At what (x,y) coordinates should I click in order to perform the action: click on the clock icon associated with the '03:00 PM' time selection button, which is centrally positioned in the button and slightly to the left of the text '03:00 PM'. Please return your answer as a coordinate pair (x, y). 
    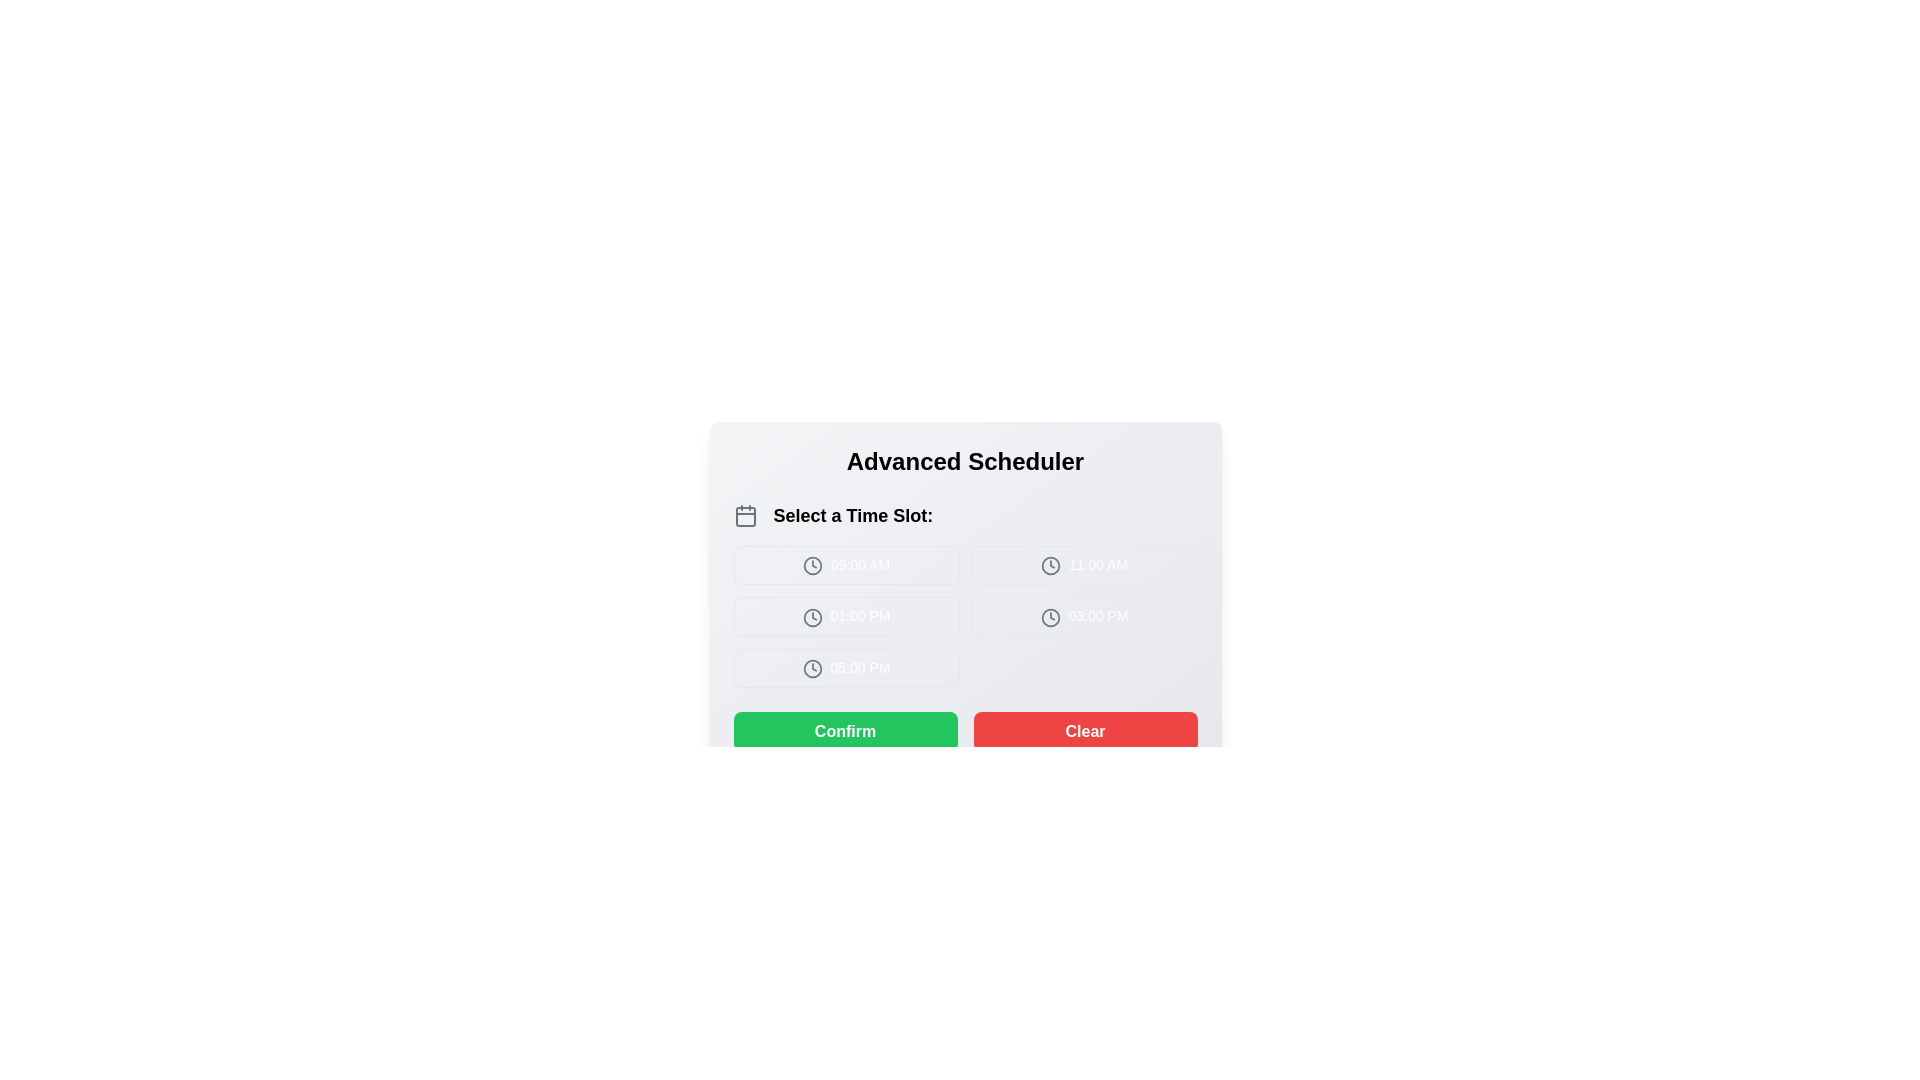
    Looking at the image, I should click on (1049, 616).